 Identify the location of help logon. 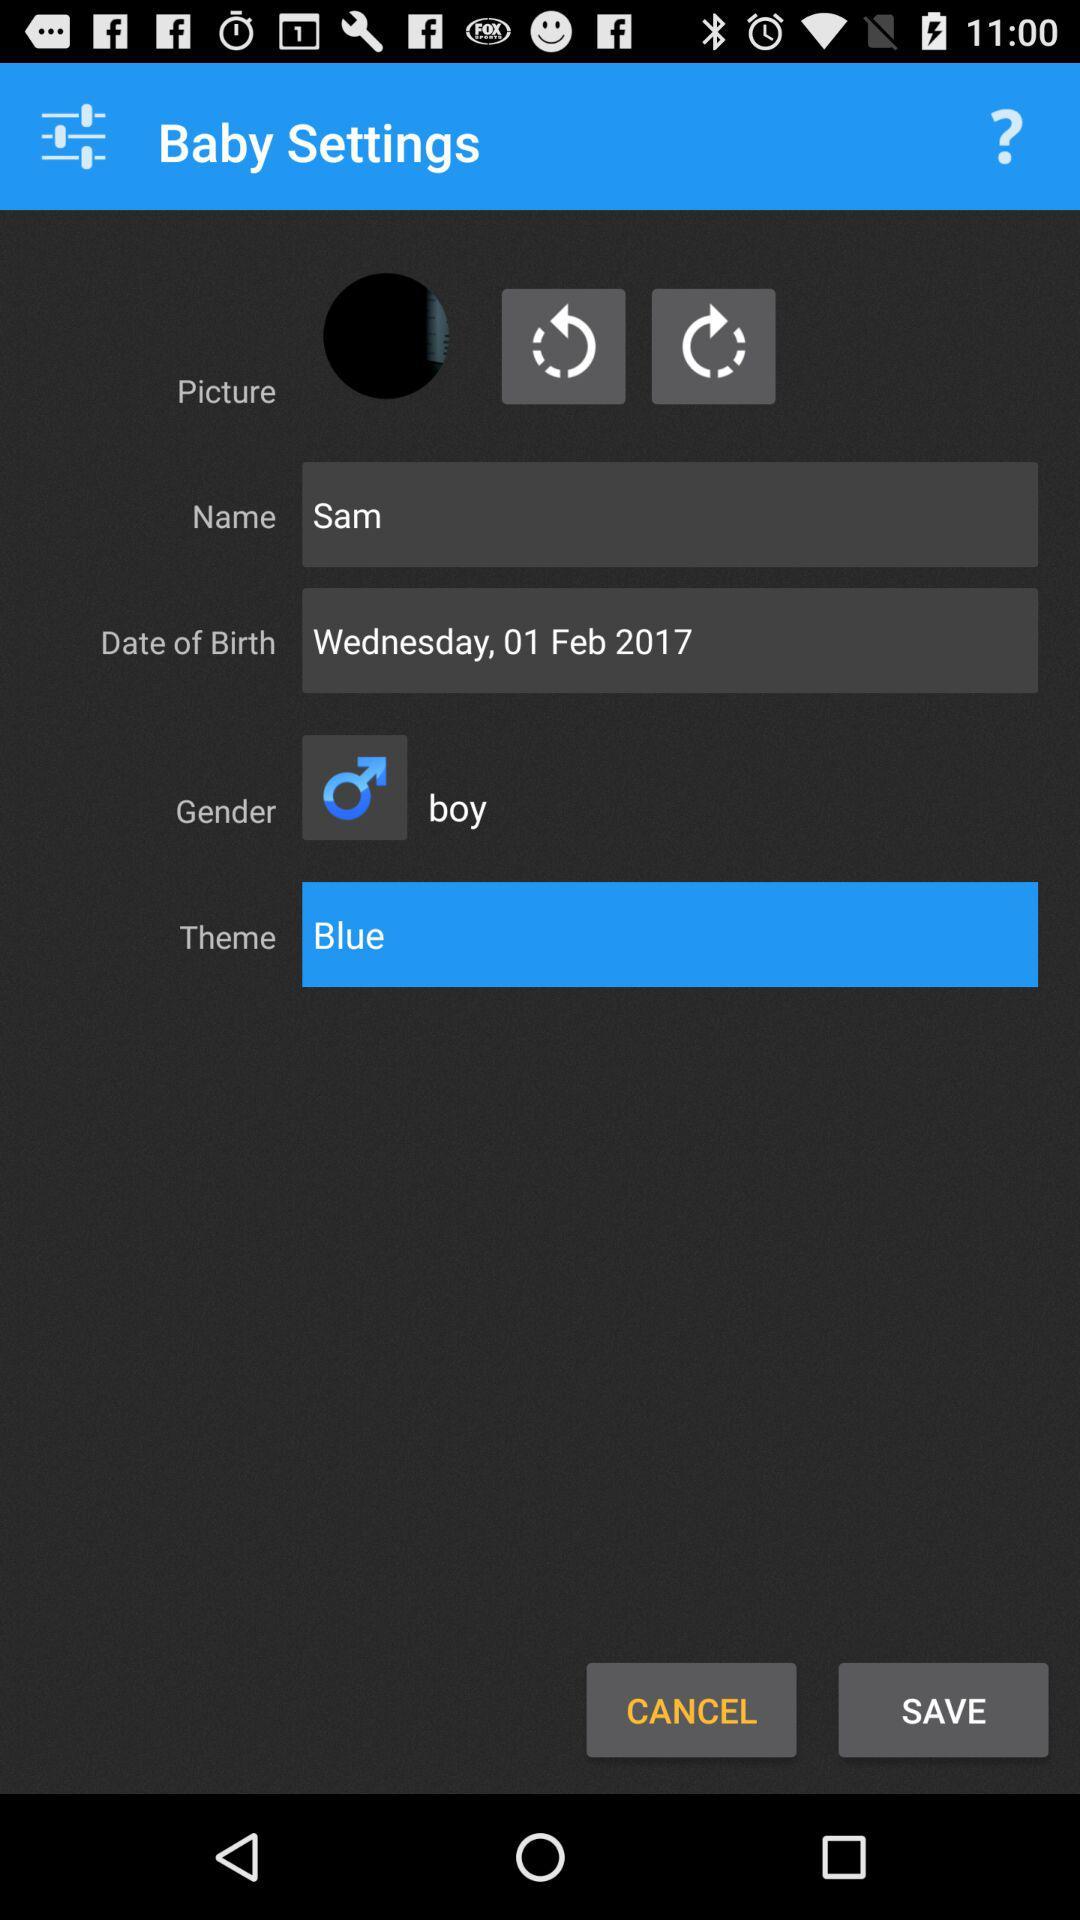
(1006, 135).